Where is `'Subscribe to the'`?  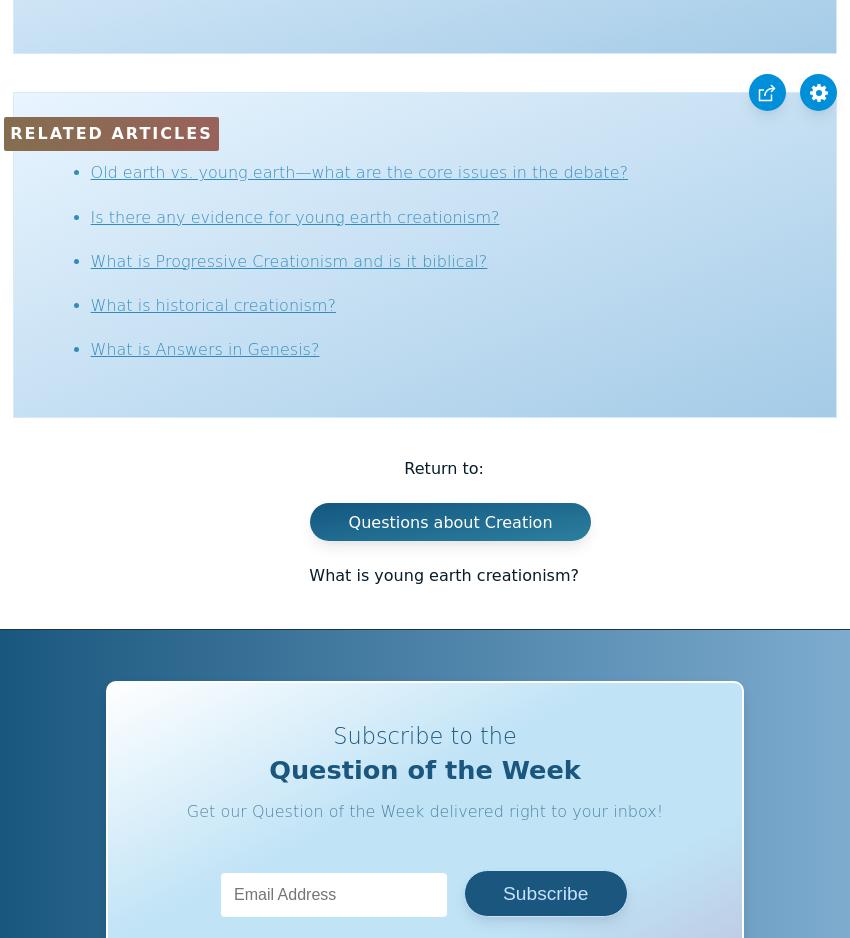
'Subscribe to the' is located at coordinates (333, 734).